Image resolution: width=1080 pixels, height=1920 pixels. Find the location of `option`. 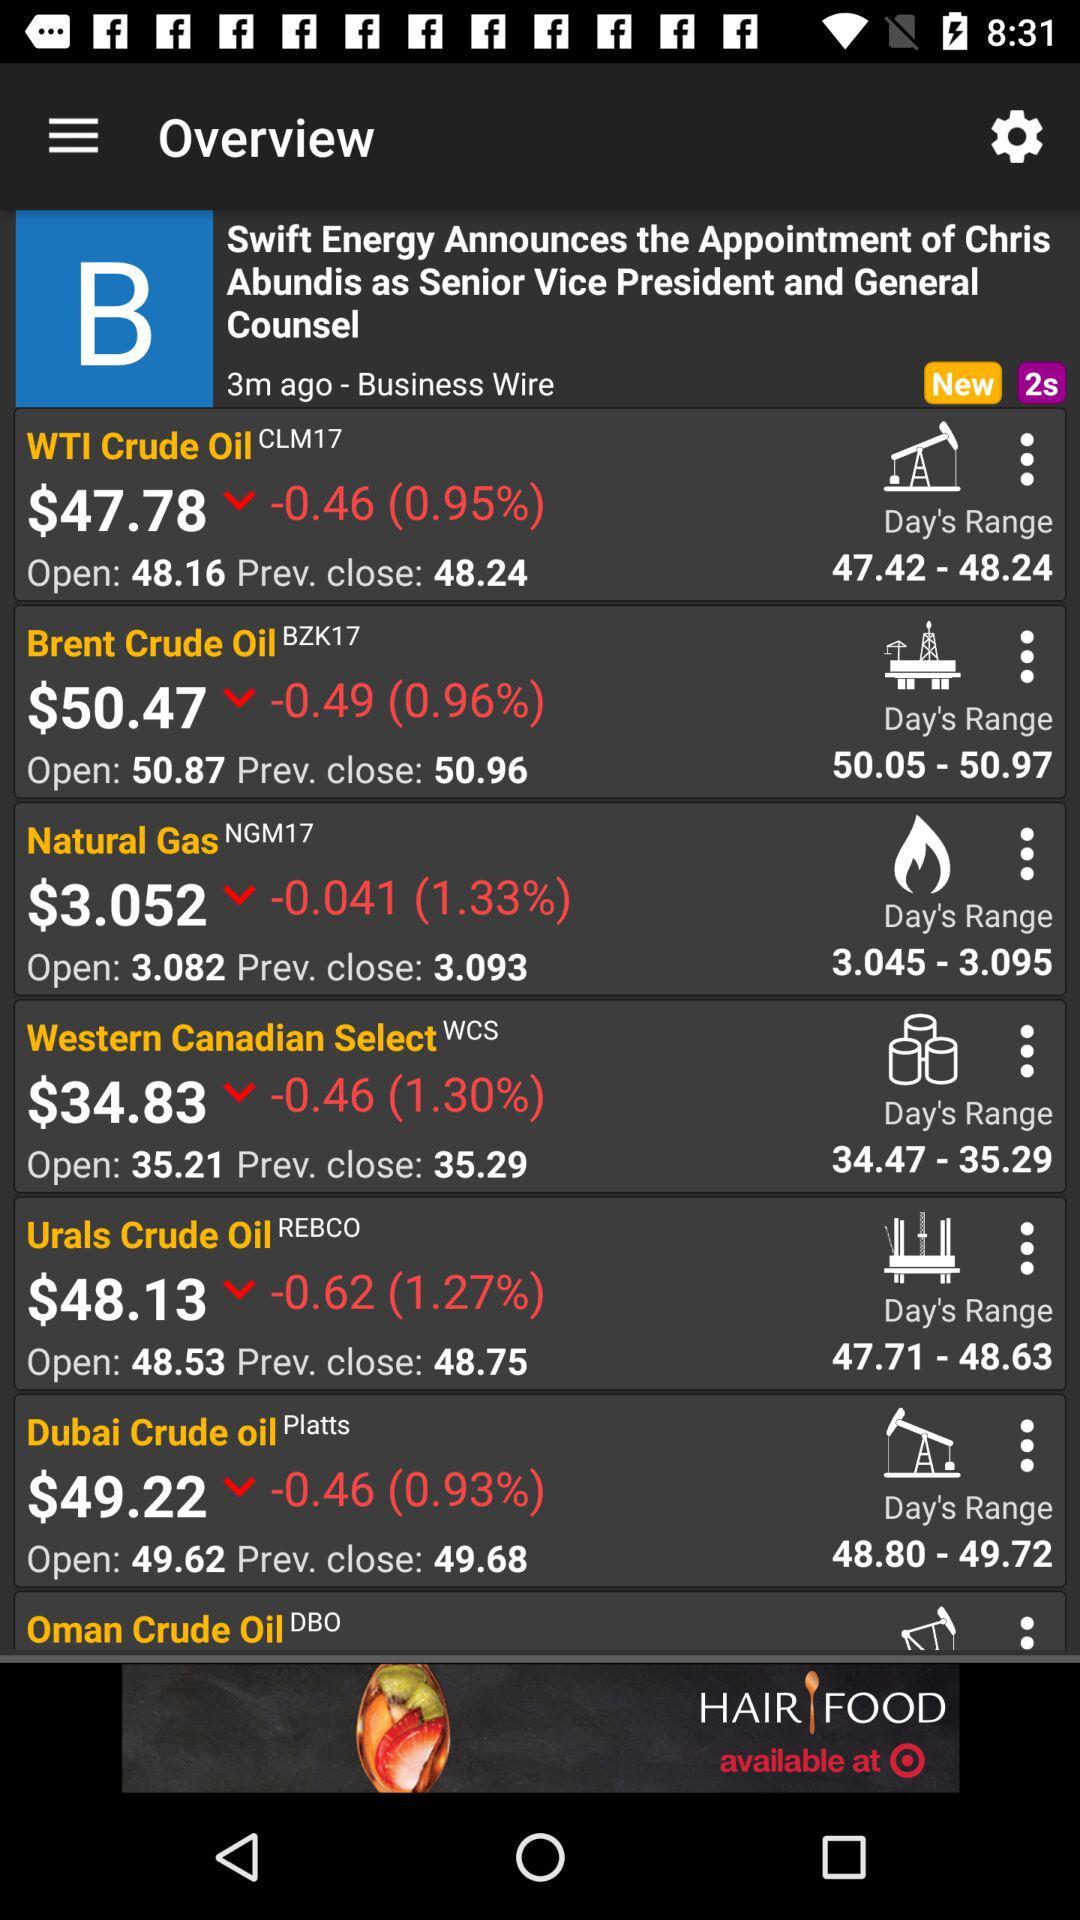

option is located at coordinates (1027, 1050).